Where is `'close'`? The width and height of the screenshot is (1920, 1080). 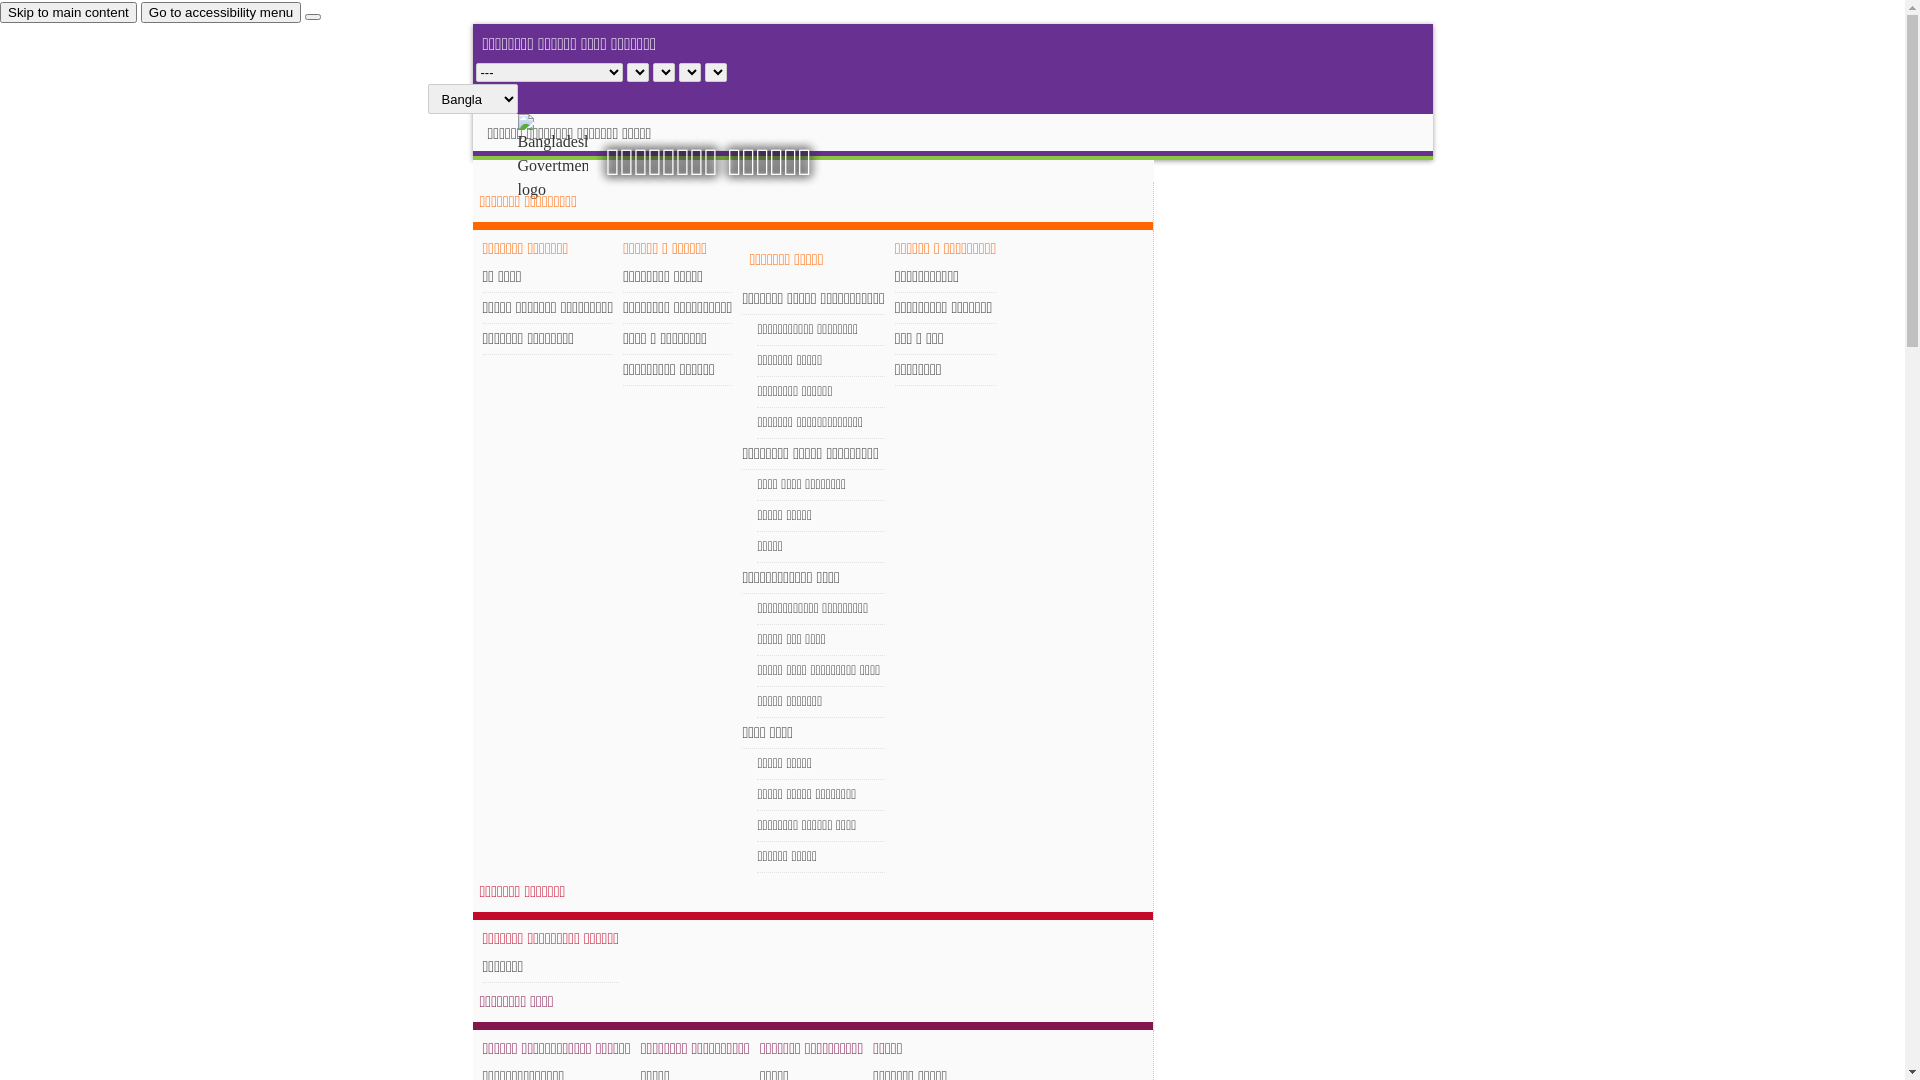
'close' is located at coordinates (311, 16).